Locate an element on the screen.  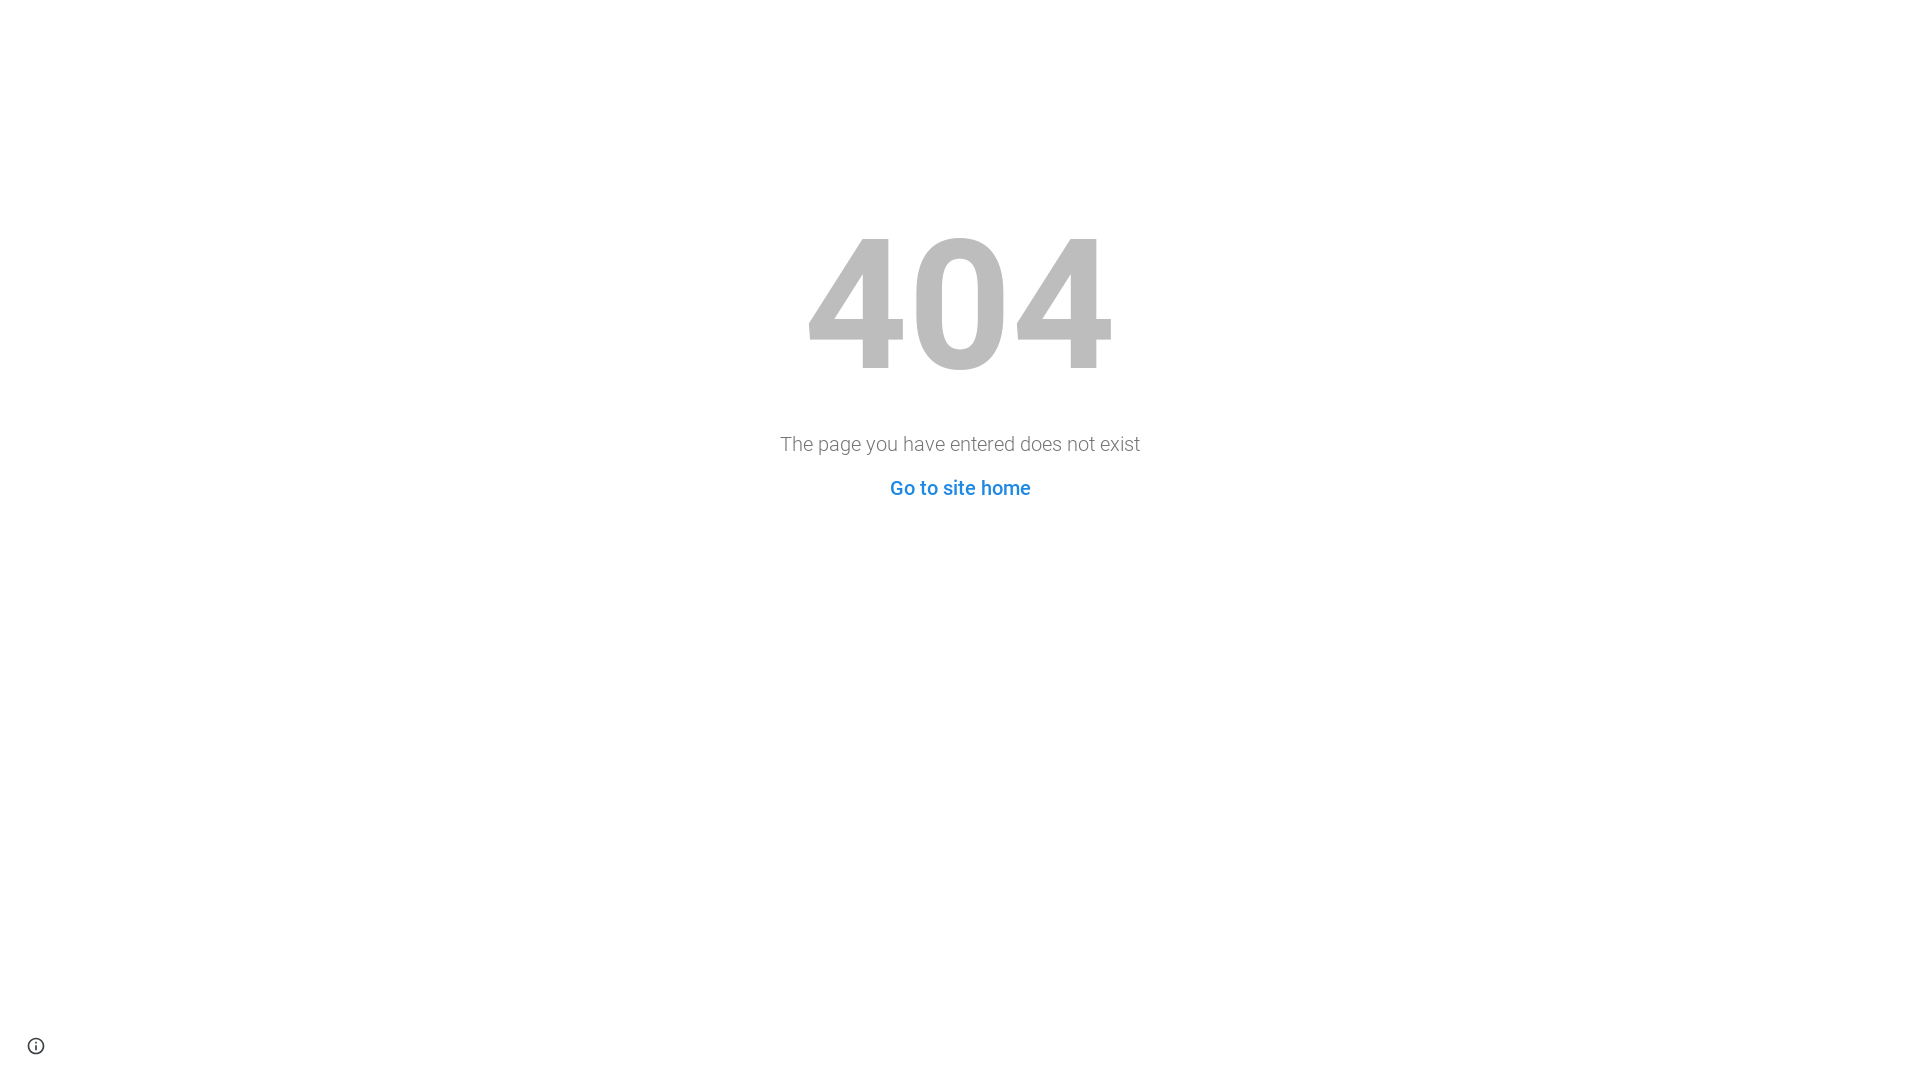
'Go to site home' is located at coordinates (960, 488).